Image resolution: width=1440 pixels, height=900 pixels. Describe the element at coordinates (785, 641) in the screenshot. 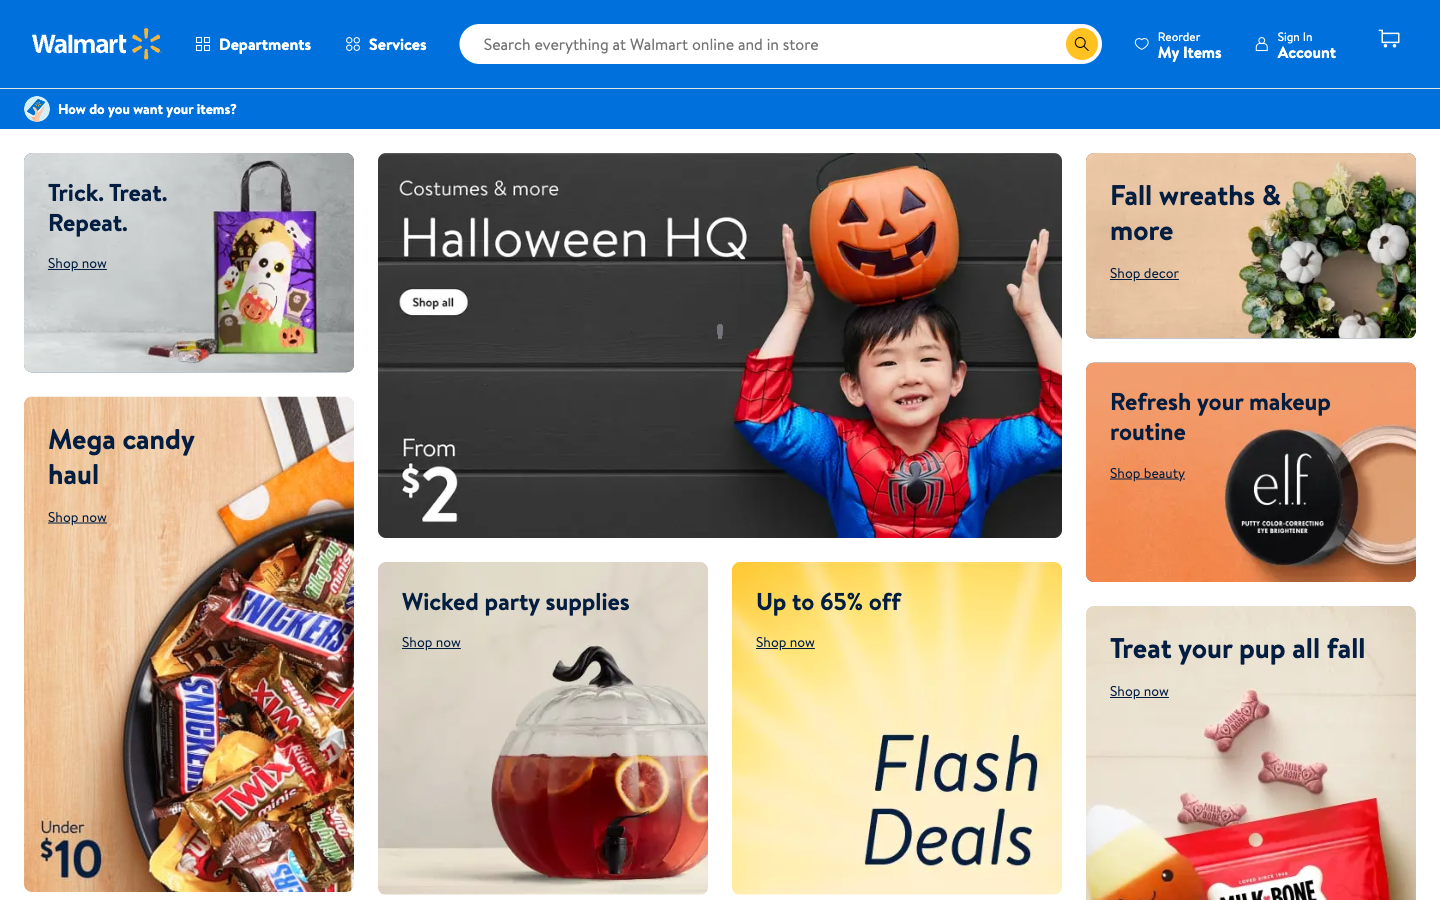

I see `flash deals page through shop now button` at that location.